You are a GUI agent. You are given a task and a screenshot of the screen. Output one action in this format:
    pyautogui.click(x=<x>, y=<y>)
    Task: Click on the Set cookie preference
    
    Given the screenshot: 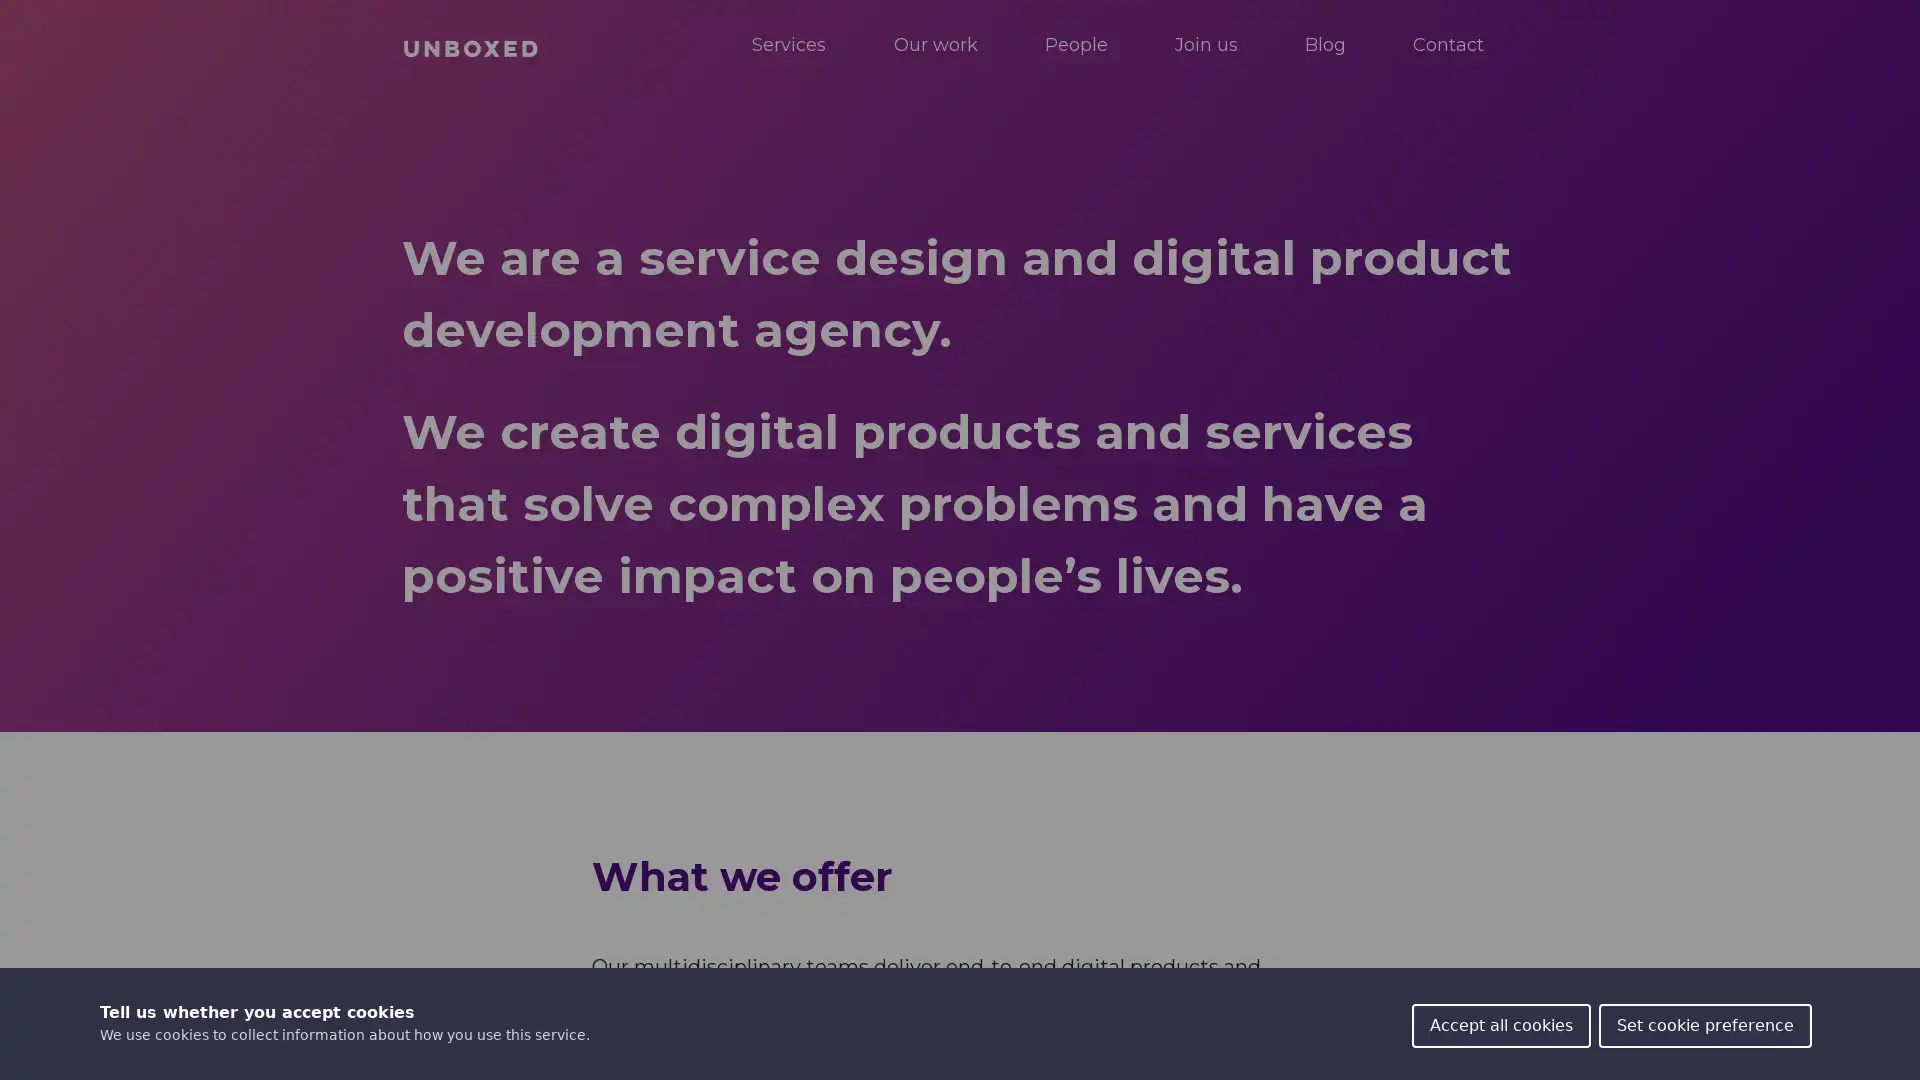 What is the action you would take?
    pyautogui.click(x=1704, y=1026)
    